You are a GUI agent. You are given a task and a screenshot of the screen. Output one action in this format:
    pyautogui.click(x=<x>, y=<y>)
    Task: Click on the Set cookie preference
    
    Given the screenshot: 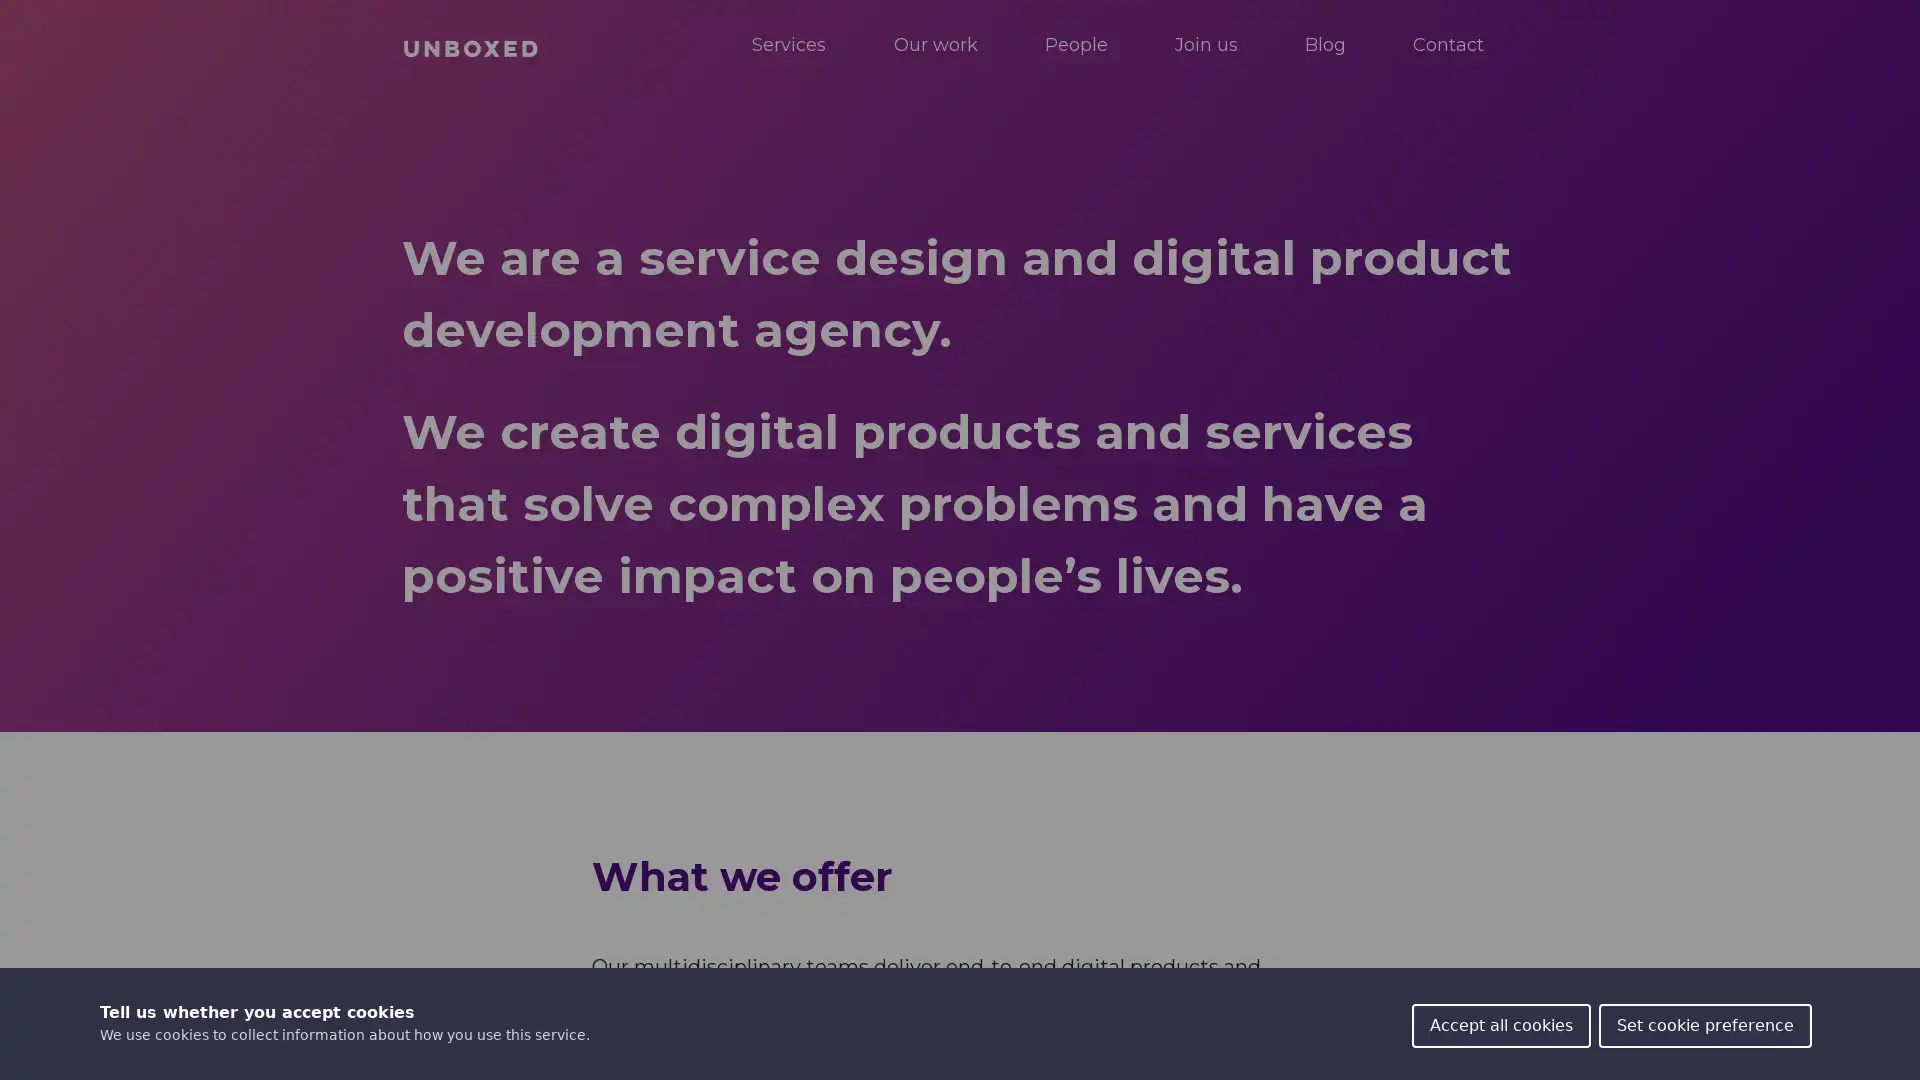 What is the action you would take?
    pyautogui.click(x=1704, y=1026)
    